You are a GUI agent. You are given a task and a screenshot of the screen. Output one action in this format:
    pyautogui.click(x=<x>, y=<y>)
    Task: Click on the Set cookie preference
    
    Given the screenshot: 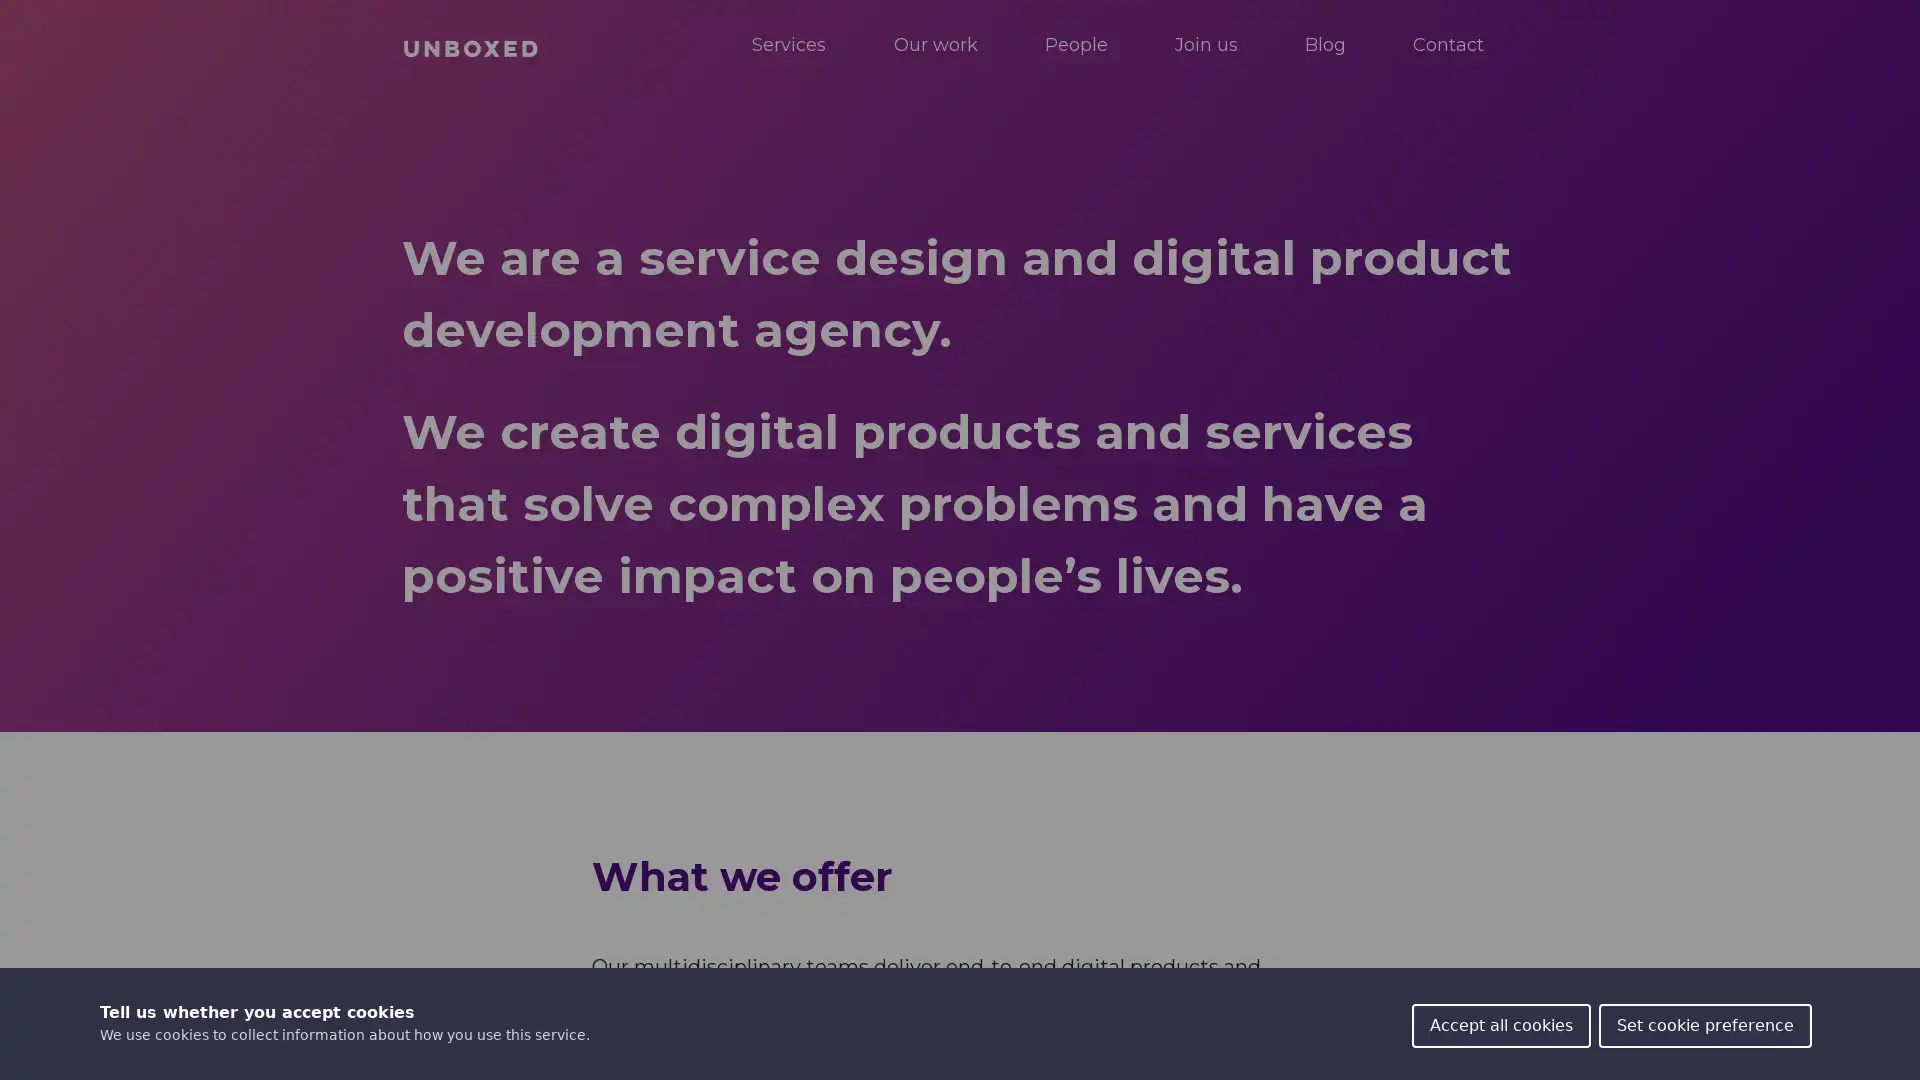 What is the action you would take?
    pyautogui.click(x=1704, y=1026)
    